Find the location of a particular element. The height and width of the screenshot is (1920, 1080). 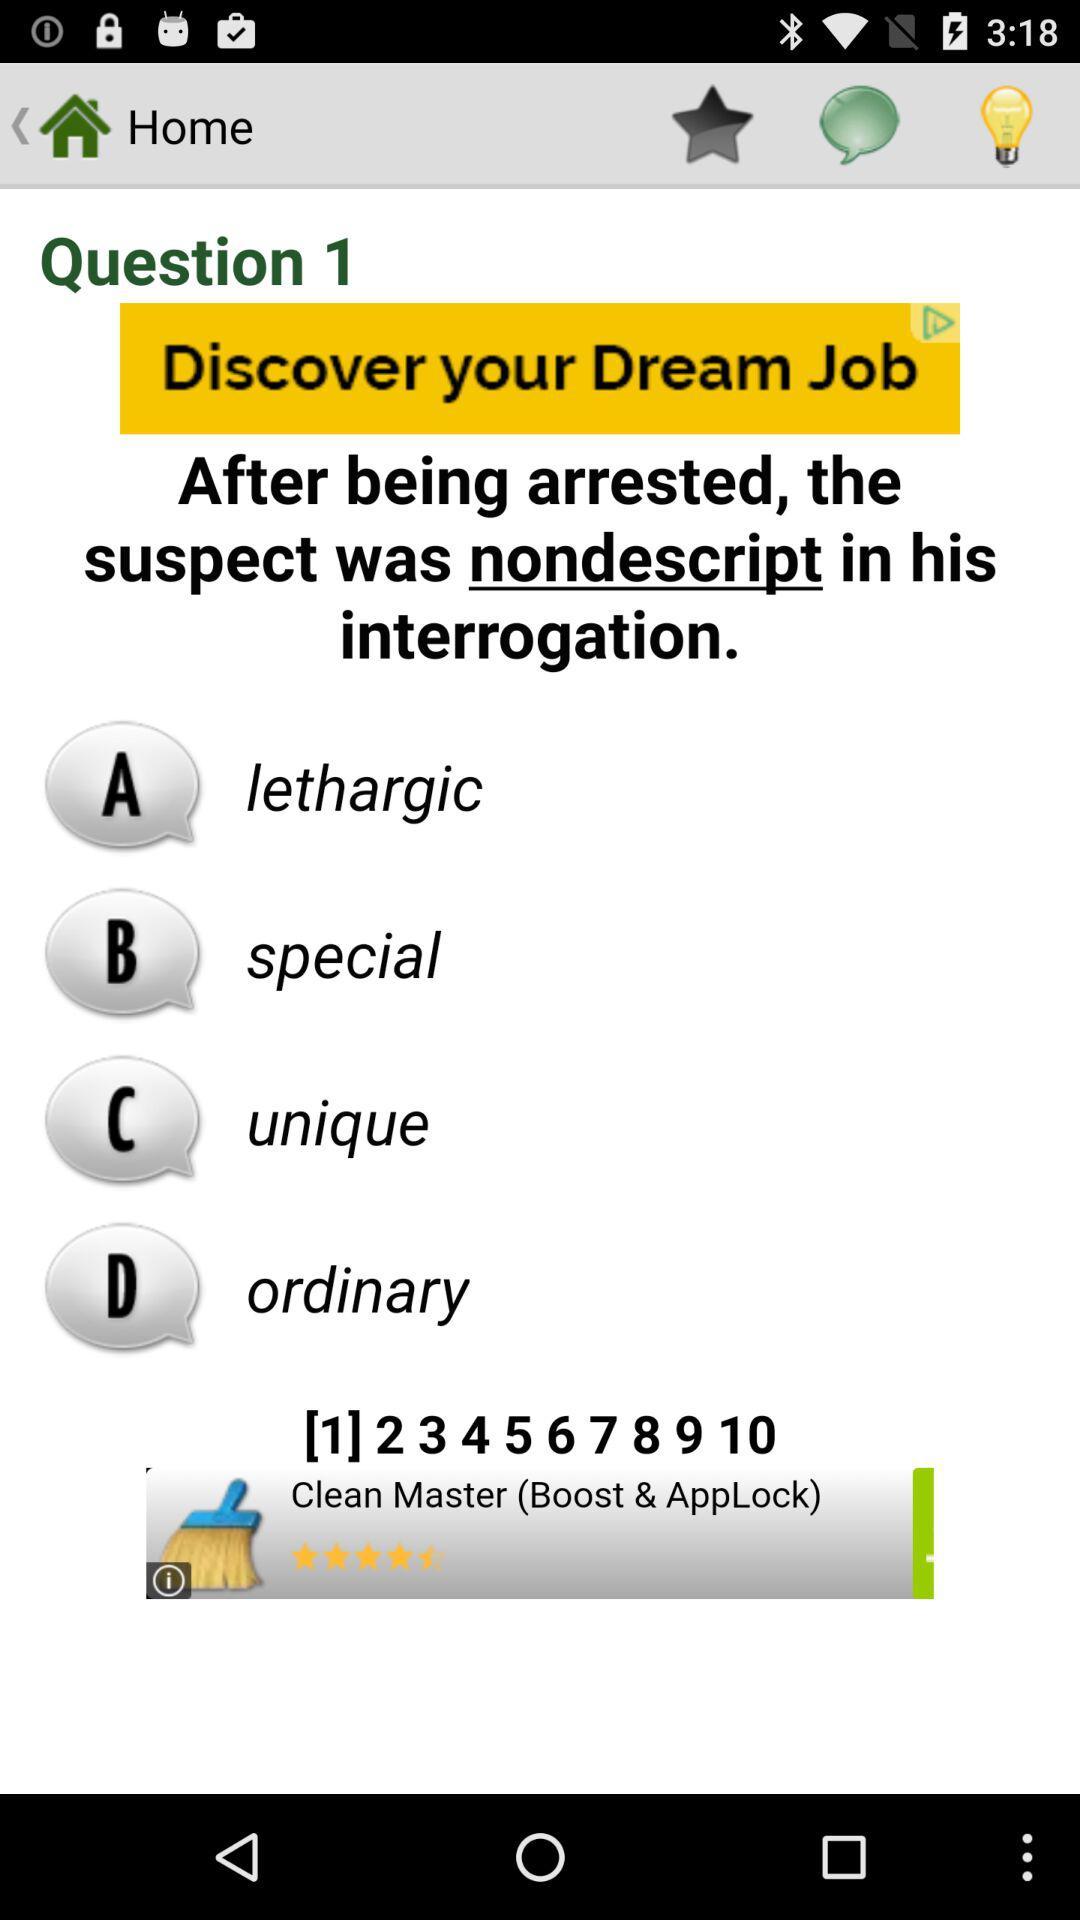

the call icon is located at coordinates (123, 1199).